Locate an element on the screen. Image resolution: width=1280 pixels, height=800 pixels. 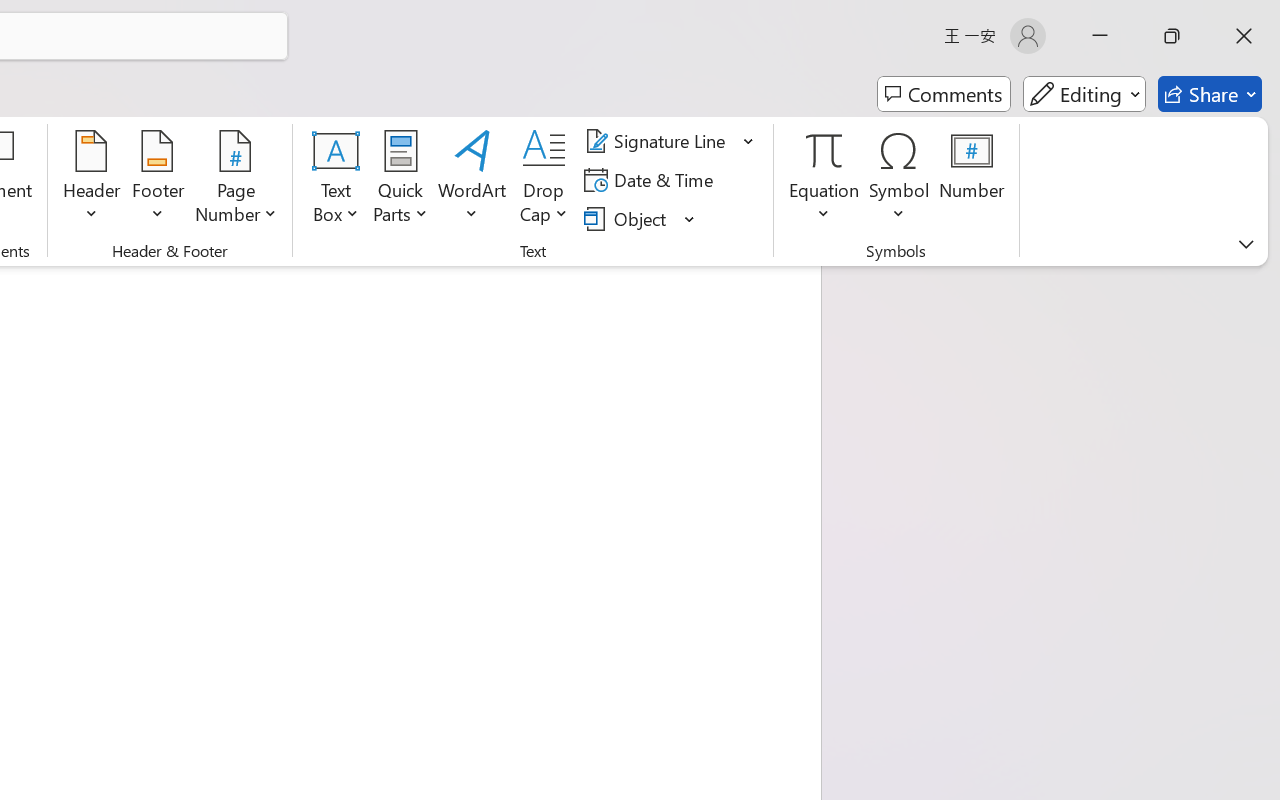
'Mode' is located at coordinates (1083, 94).